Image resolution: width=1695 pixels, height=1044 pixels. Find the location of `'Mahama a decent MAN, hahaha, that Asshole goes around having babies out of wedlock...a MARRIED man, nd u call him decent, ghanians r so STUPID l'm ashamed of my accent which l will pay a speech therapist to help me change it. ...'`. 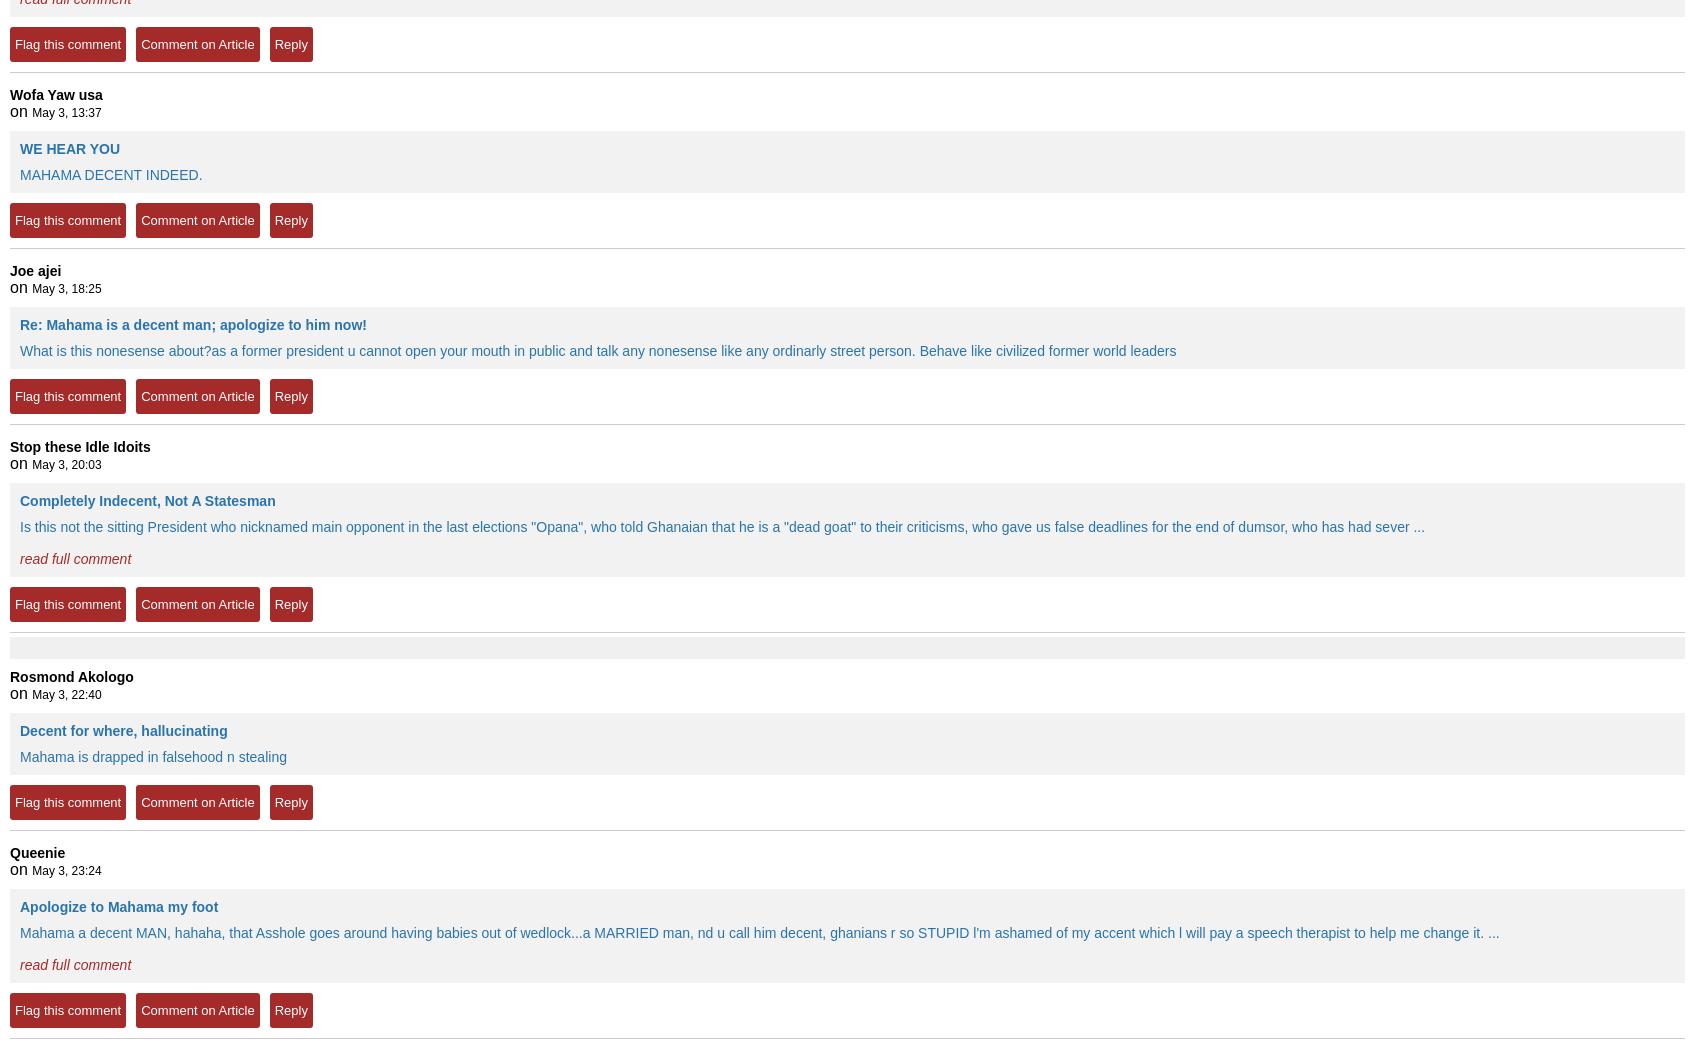

'Mahama a decent MAN, hahaha, that Asshole goes around having babies out of wedlock...a MARRIED man, nd u call him decent, ghanians r so STUPID l'm ashamed of my accent which l will pay a speech therapist to help me change it. ...' is located at coordinates (758, 932).